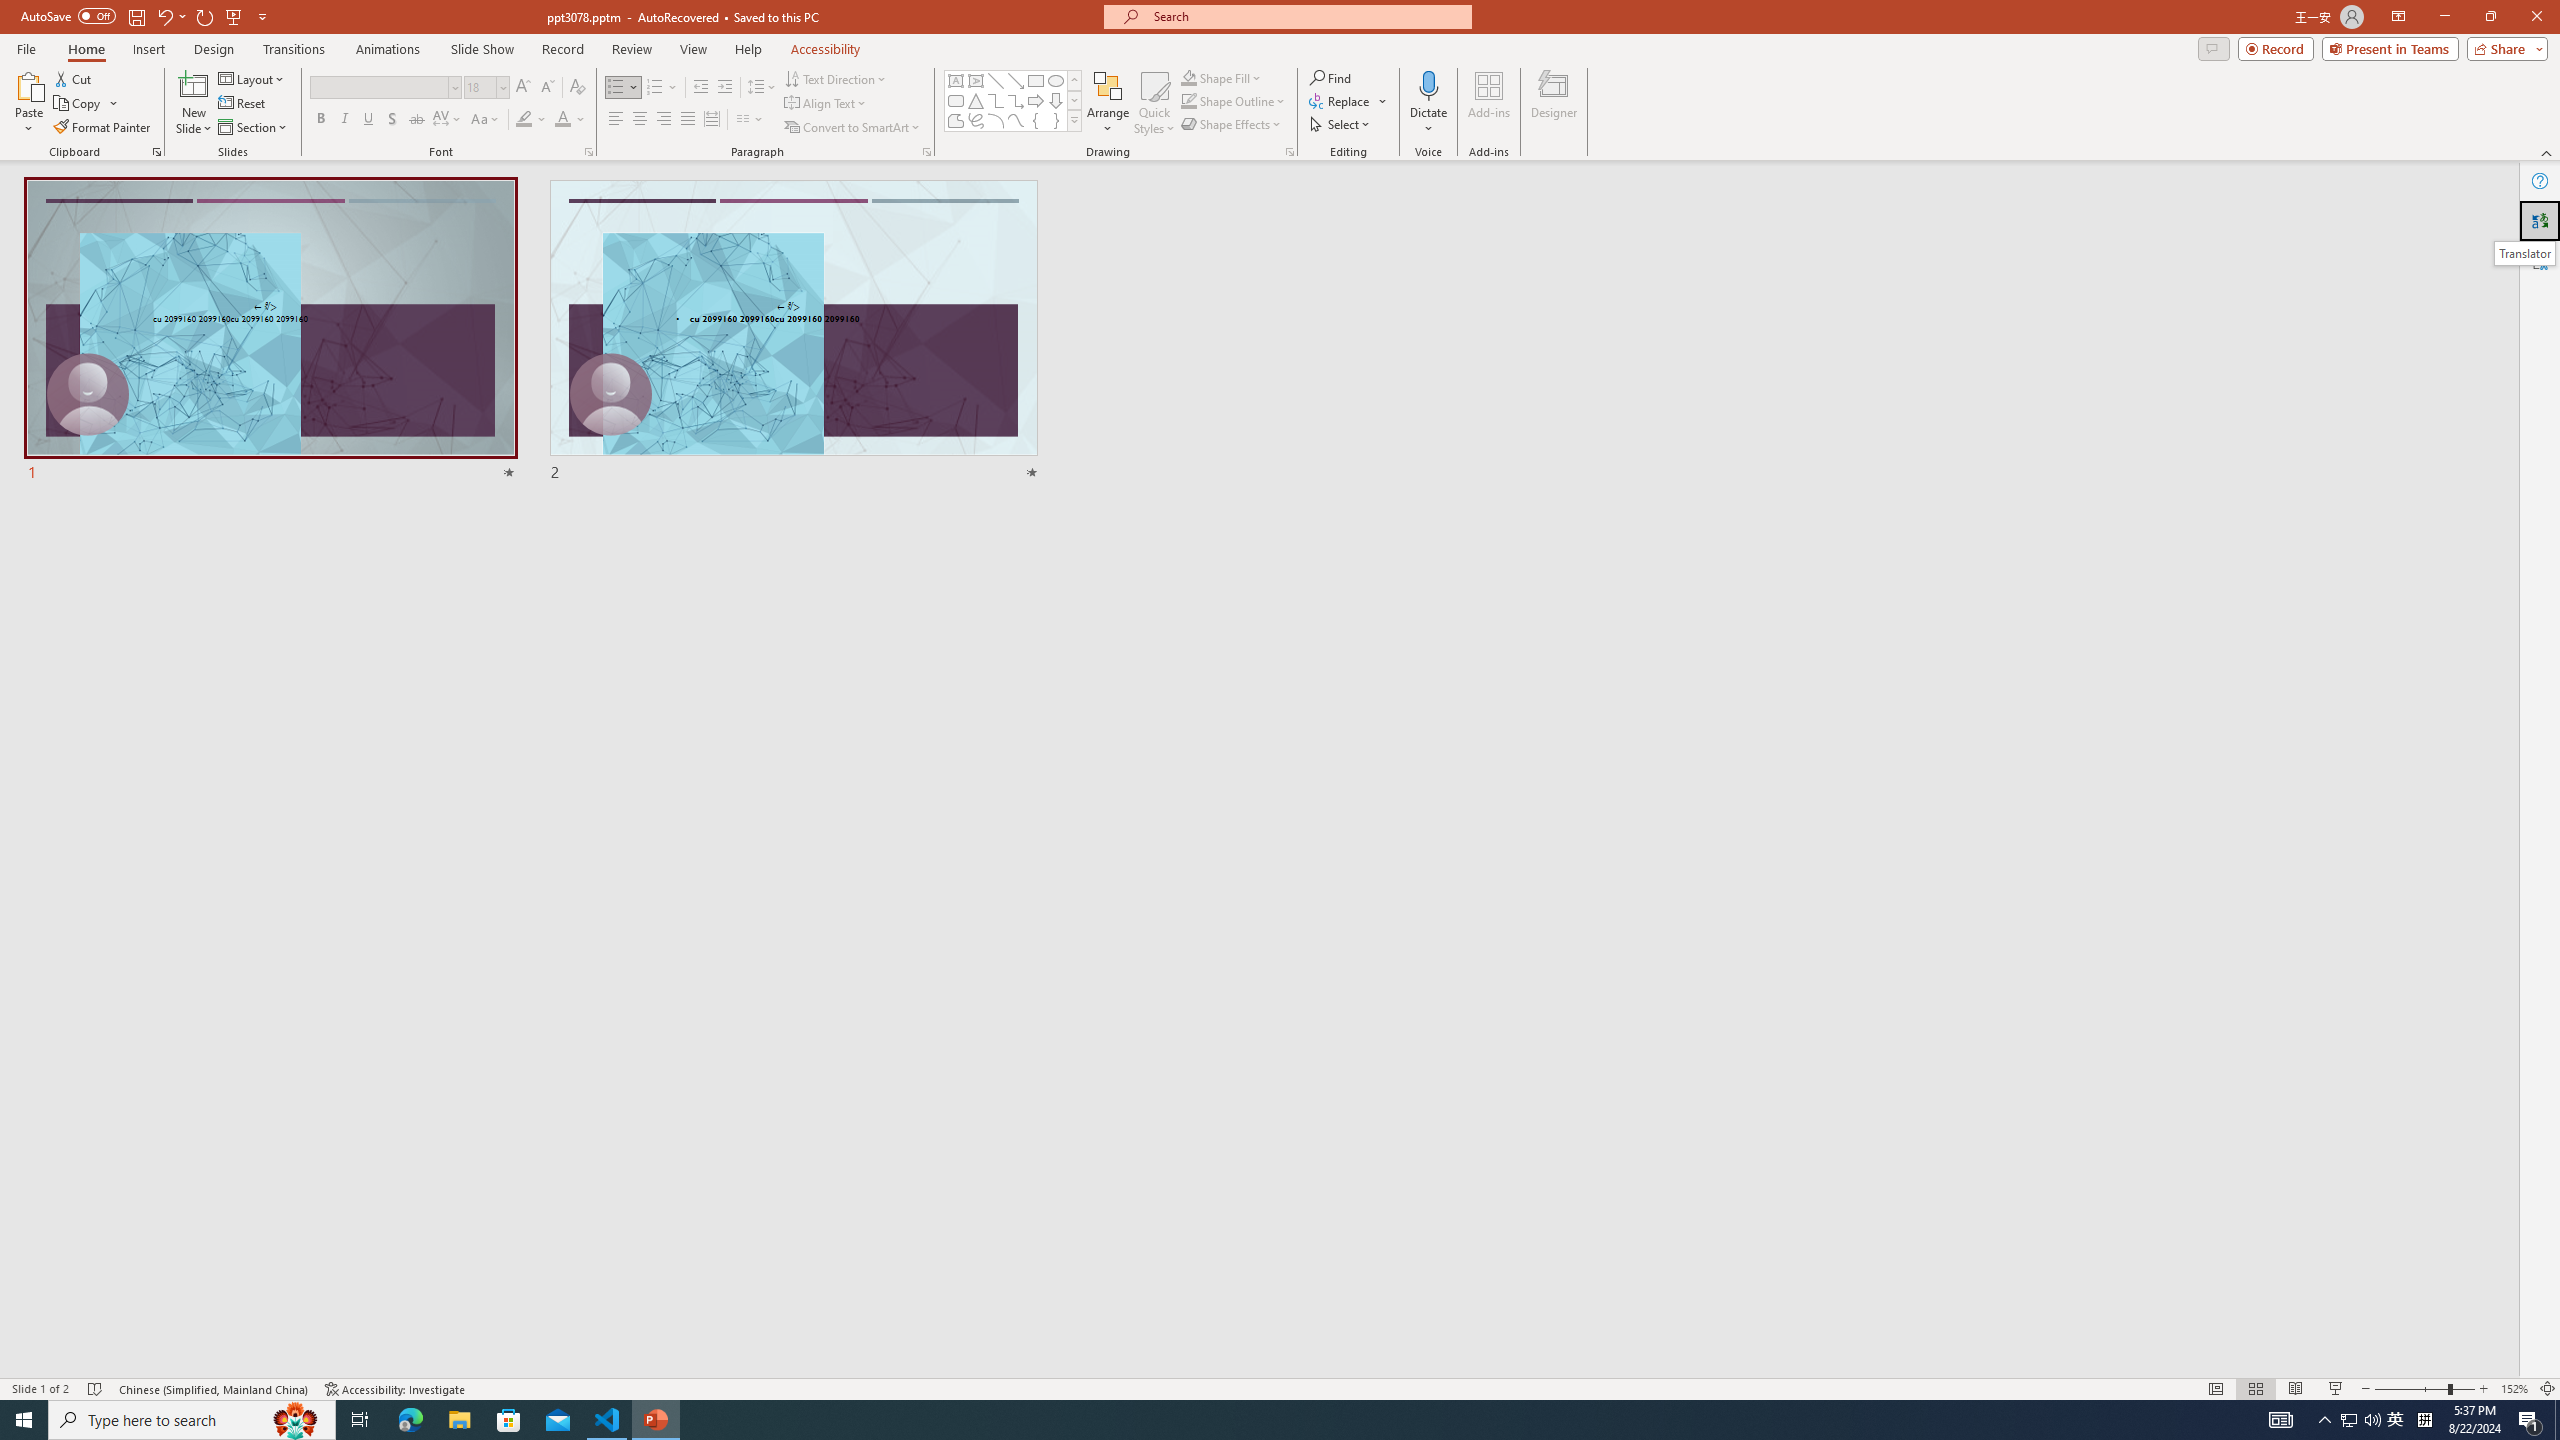 This screenshot has width=2560, height=1440. Describe the element at coordinates (1153, 103) in the screenshot. I see `'Quick Styles'` at that location.